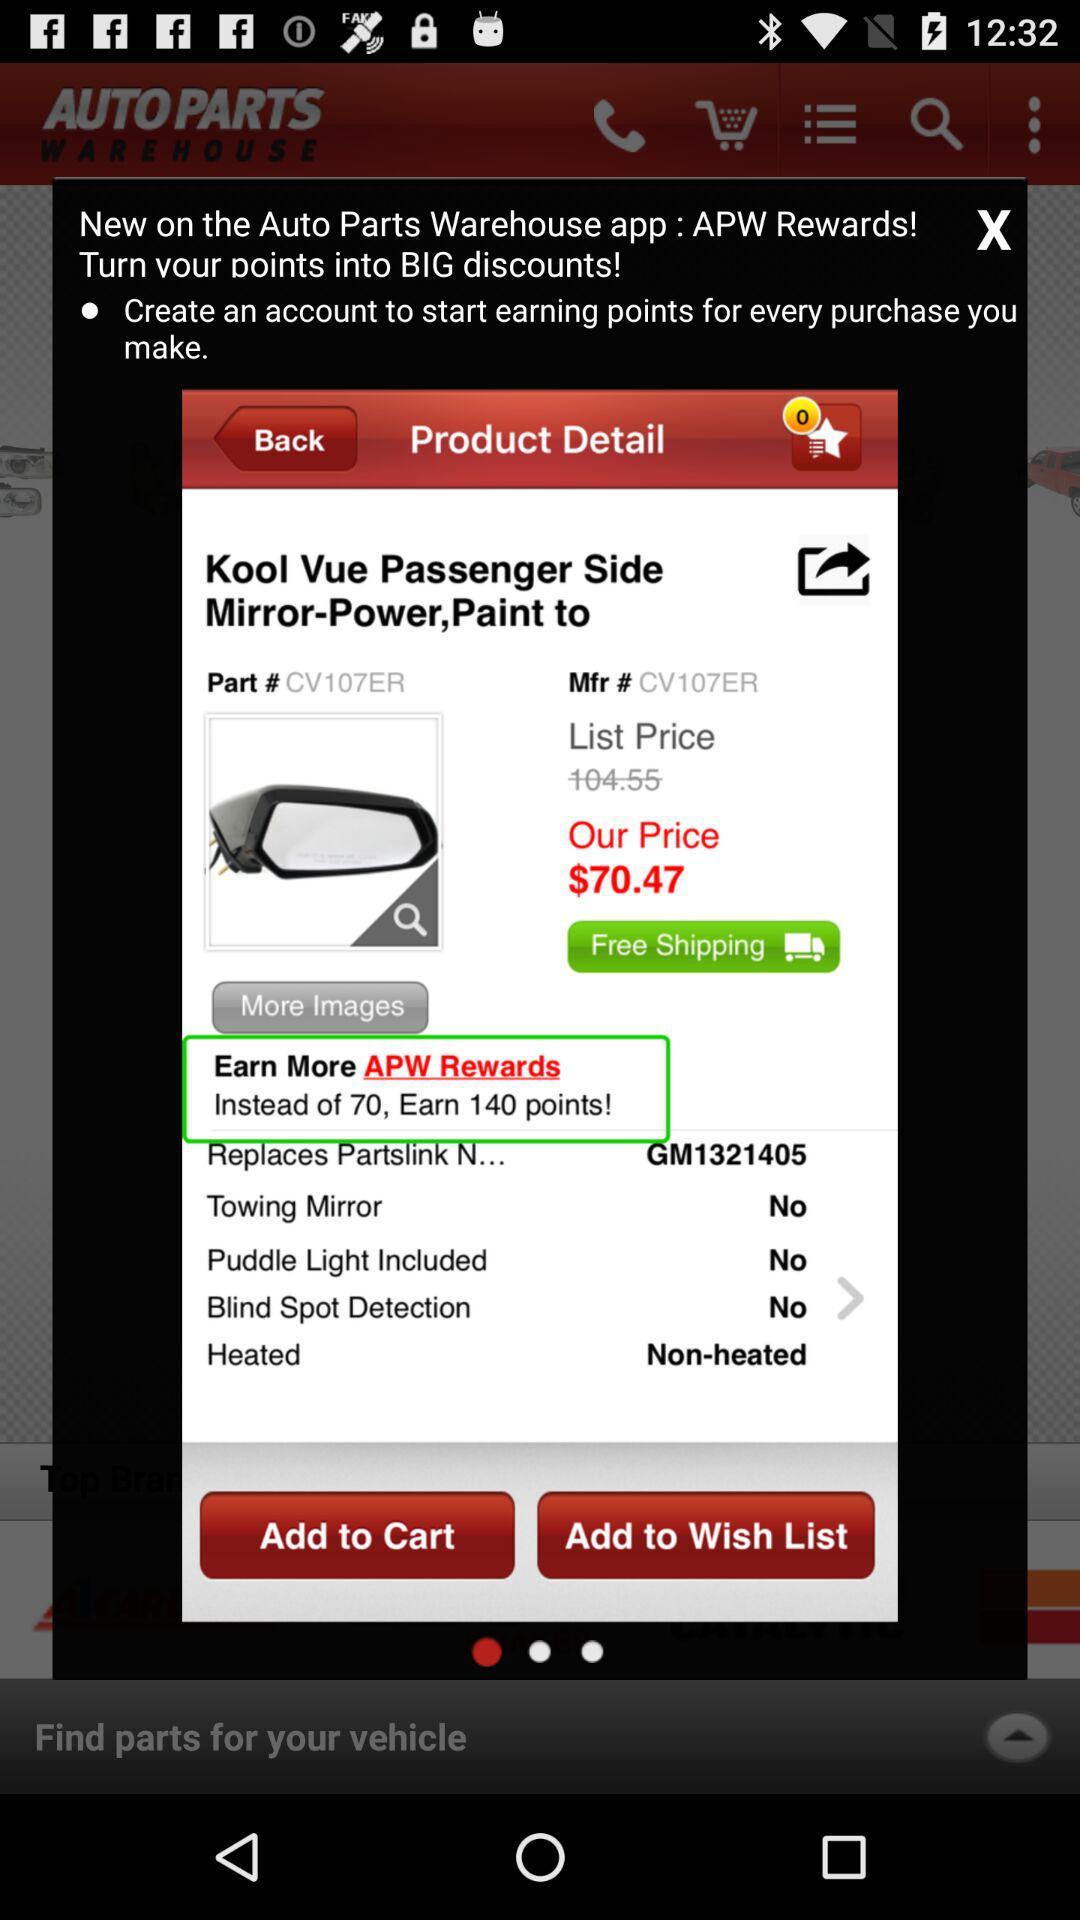  Describe the element at coordinates (540, 1651) in the screenshot. I see `fllu` at that location.